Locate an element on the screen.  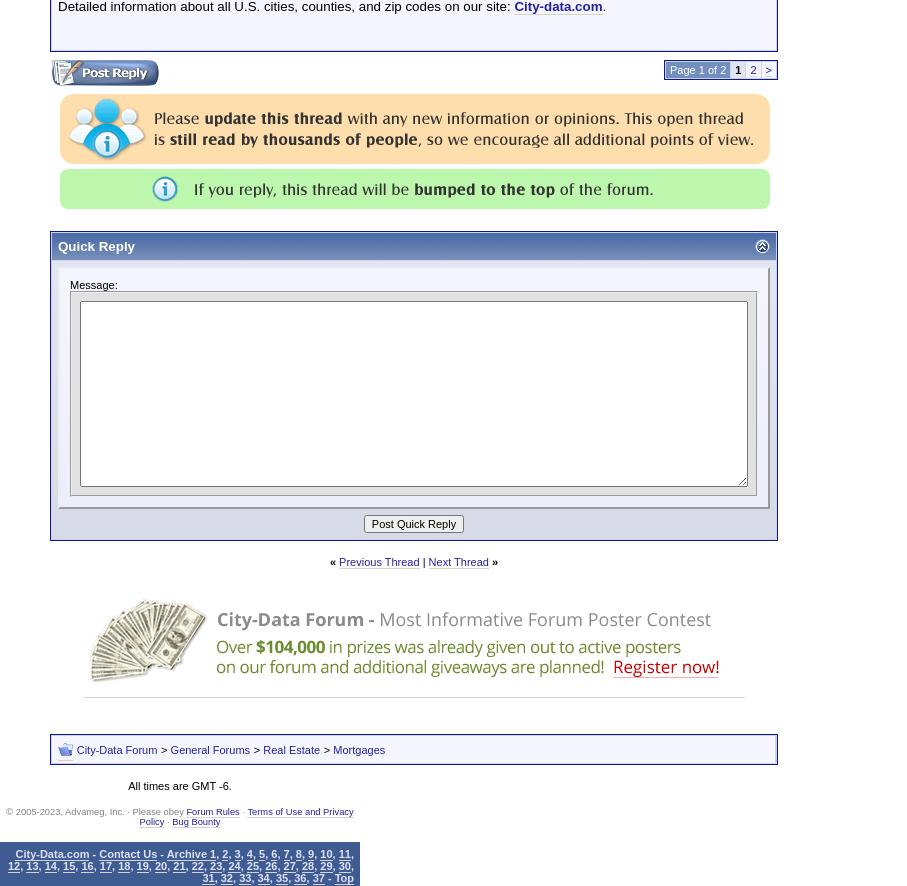
'City-Data Forum' is located at coordinates (115, 749).